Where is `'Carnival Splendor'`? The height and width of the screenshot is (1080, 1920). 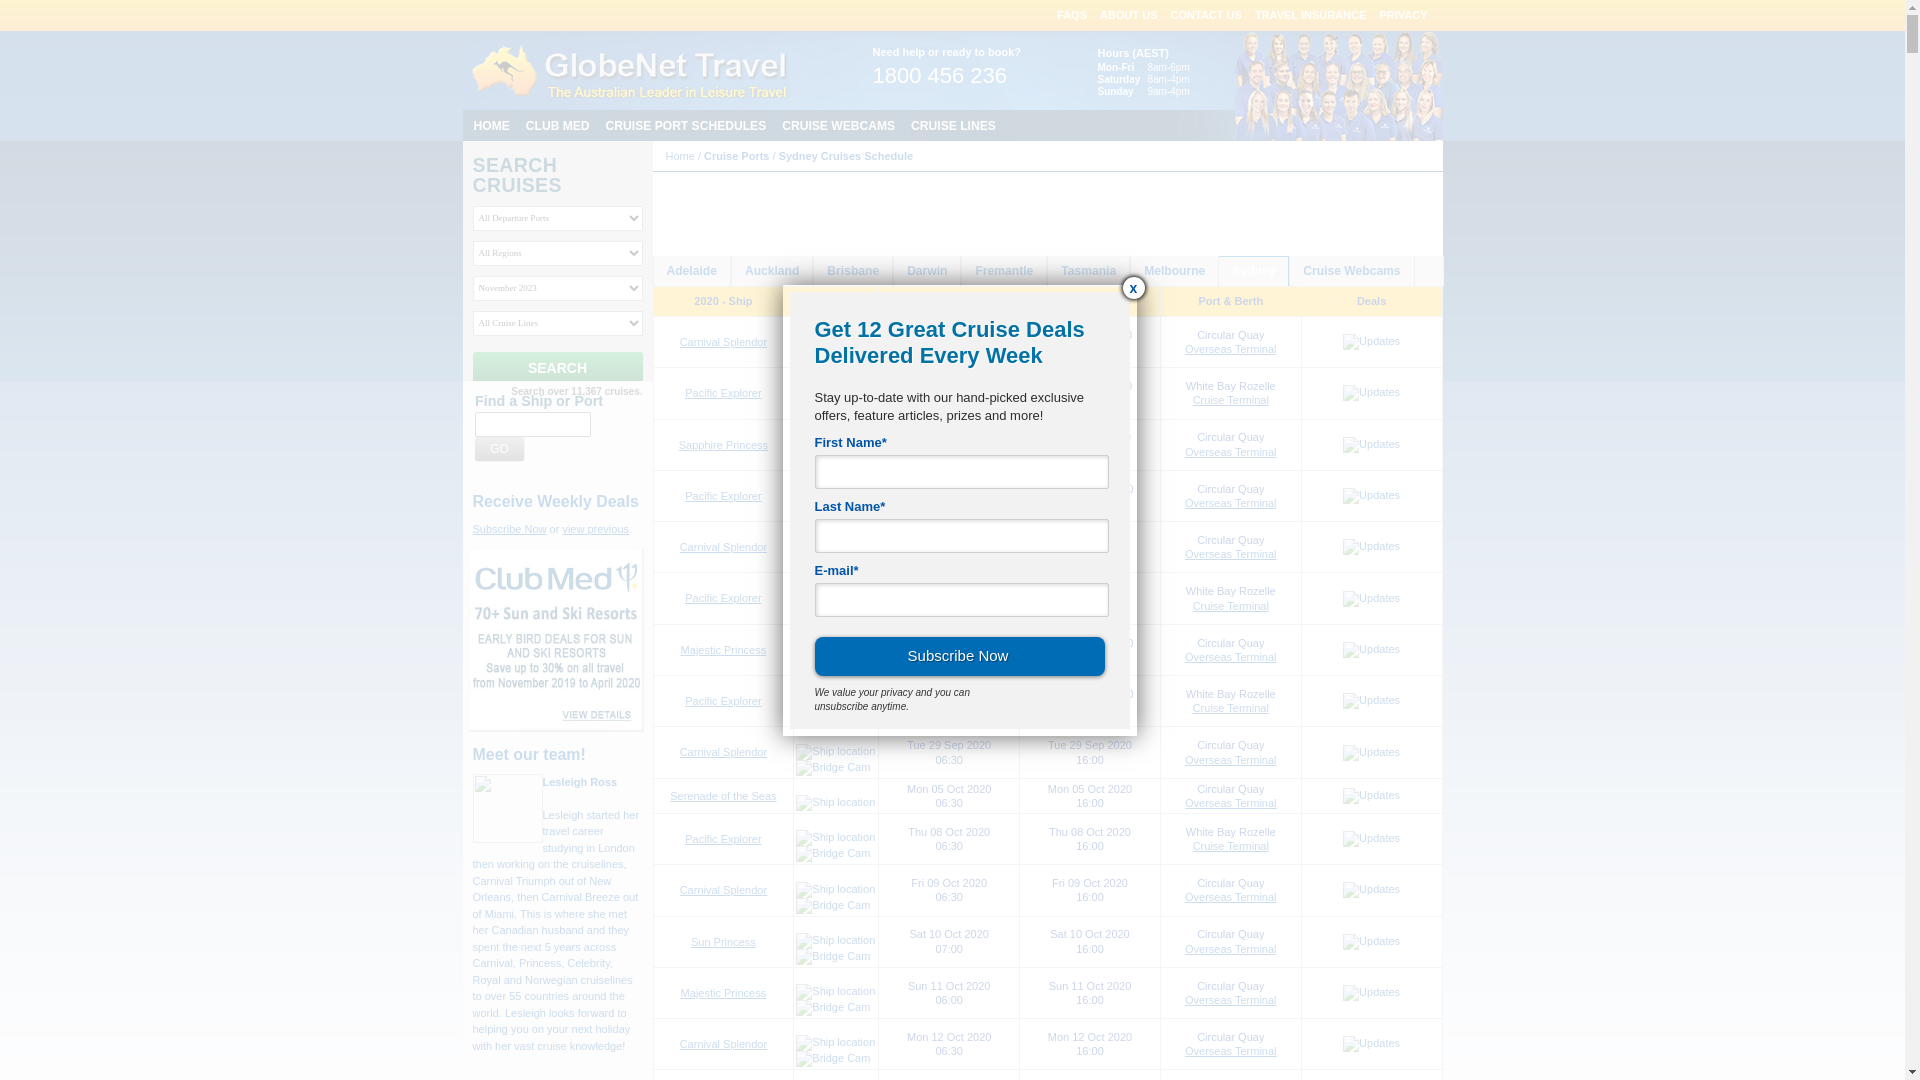 'Carnival Splendor' is located at coordinates (722, 547).